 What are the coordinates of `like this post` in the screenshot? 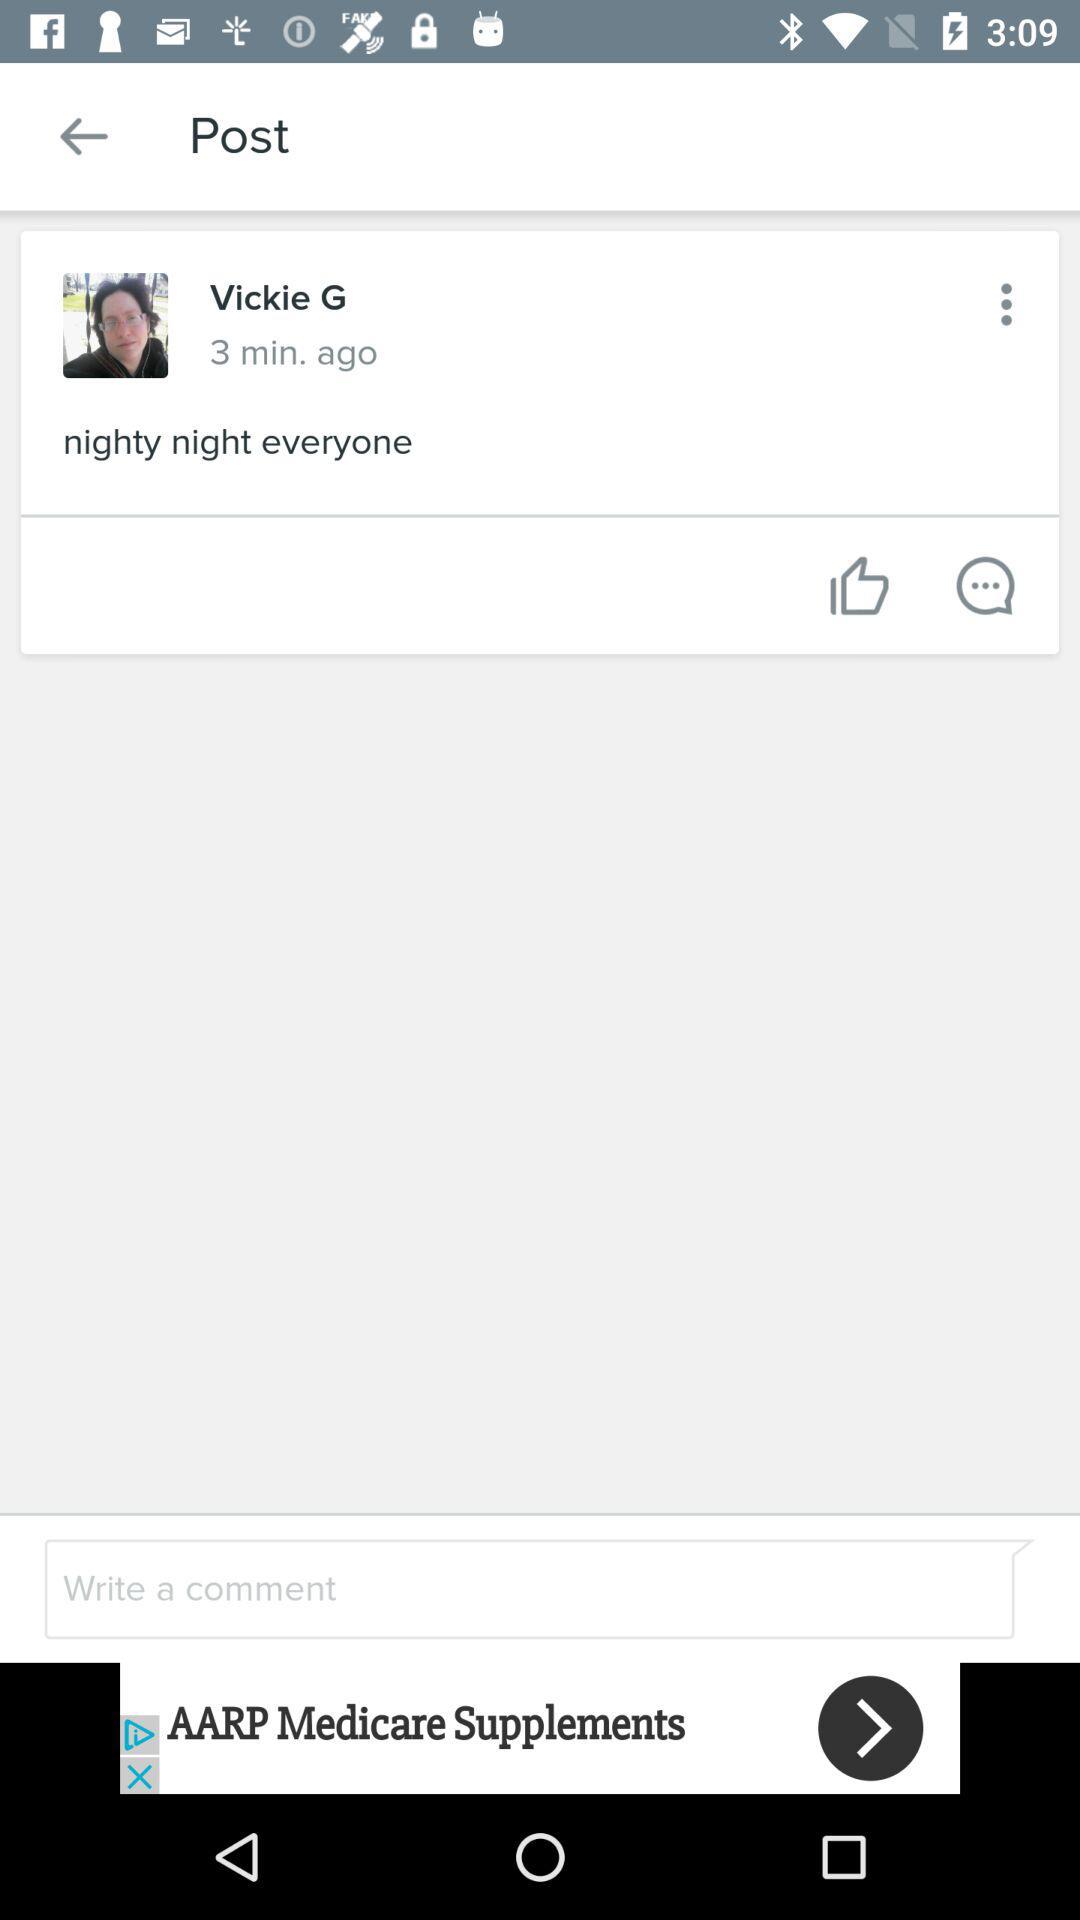 It's located at (858, 584).